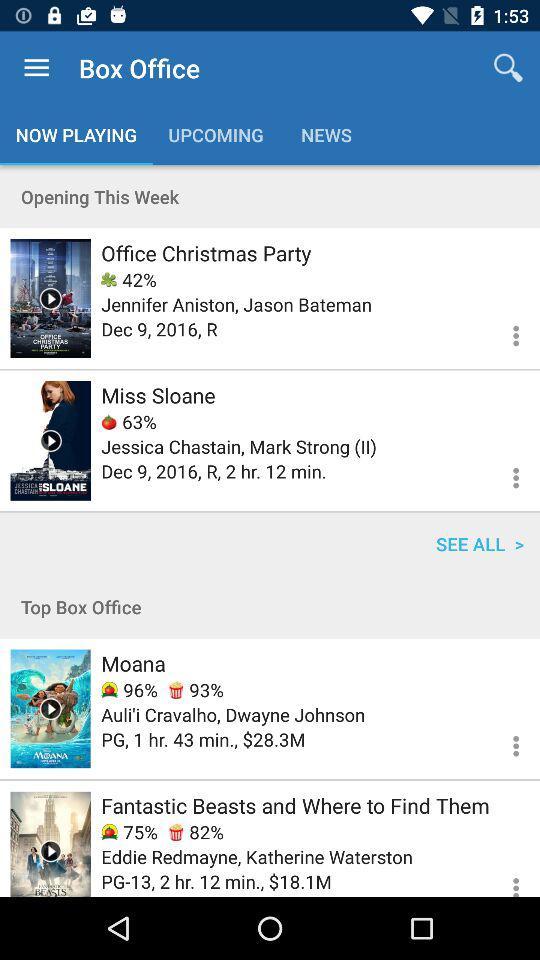 The width and height of the screenshot is (540, 960). I want to click on the icon to the left of the 93%, so click(129, 690).